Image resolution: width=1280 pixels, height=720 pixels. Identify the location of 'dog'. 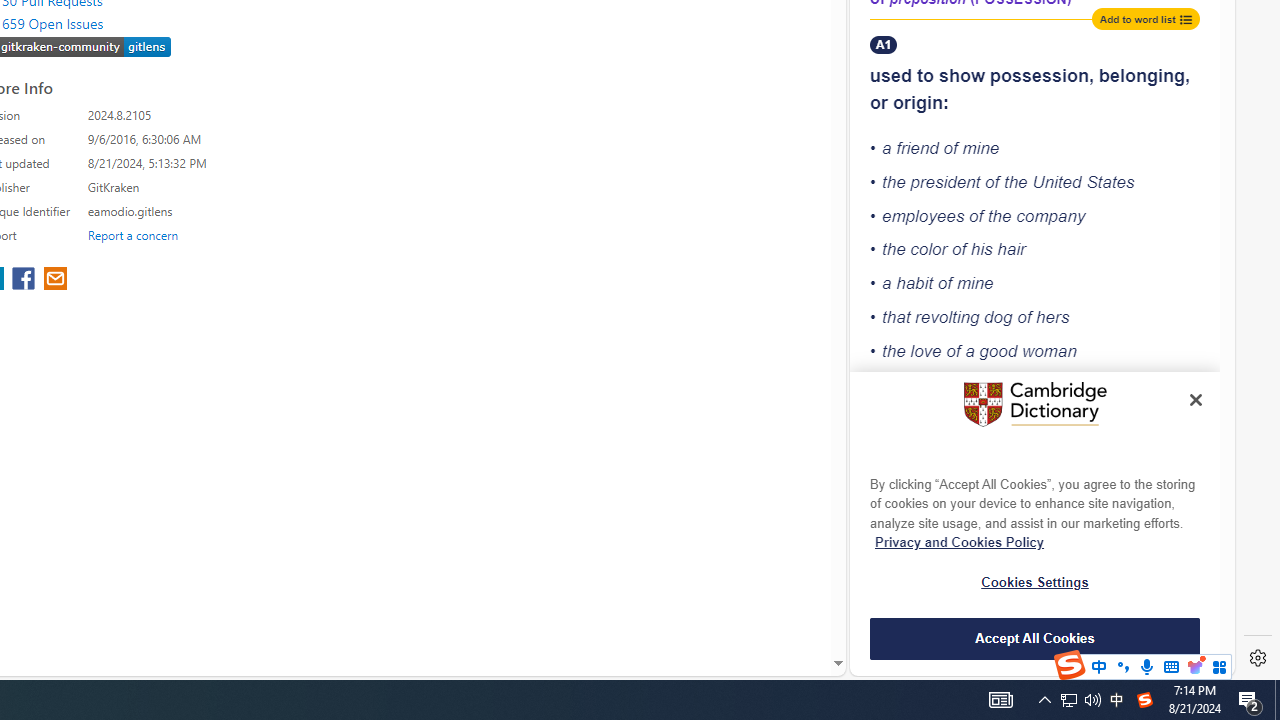
(998, 315).